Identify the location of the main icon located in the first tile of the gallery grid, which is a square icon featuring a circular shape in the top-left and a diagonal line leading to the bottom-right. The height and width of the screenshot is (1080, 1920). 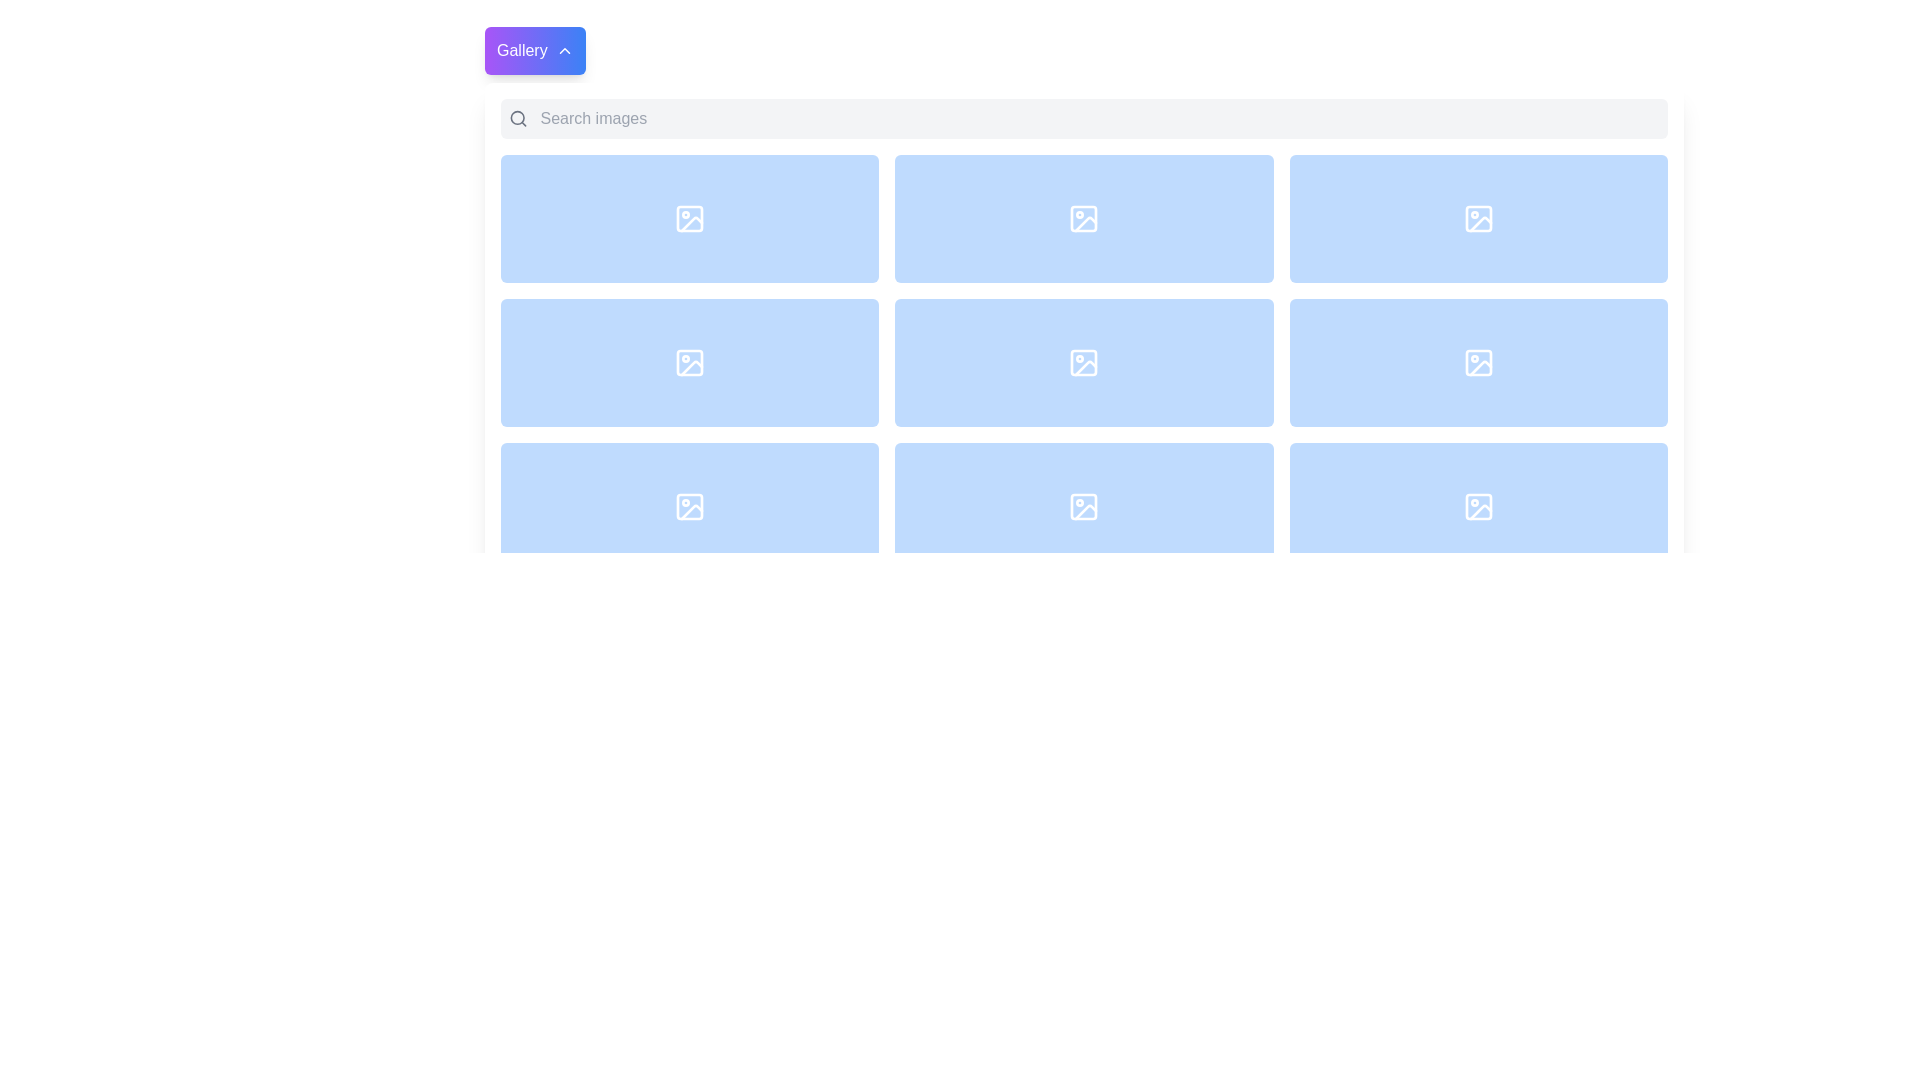
(690, 219).